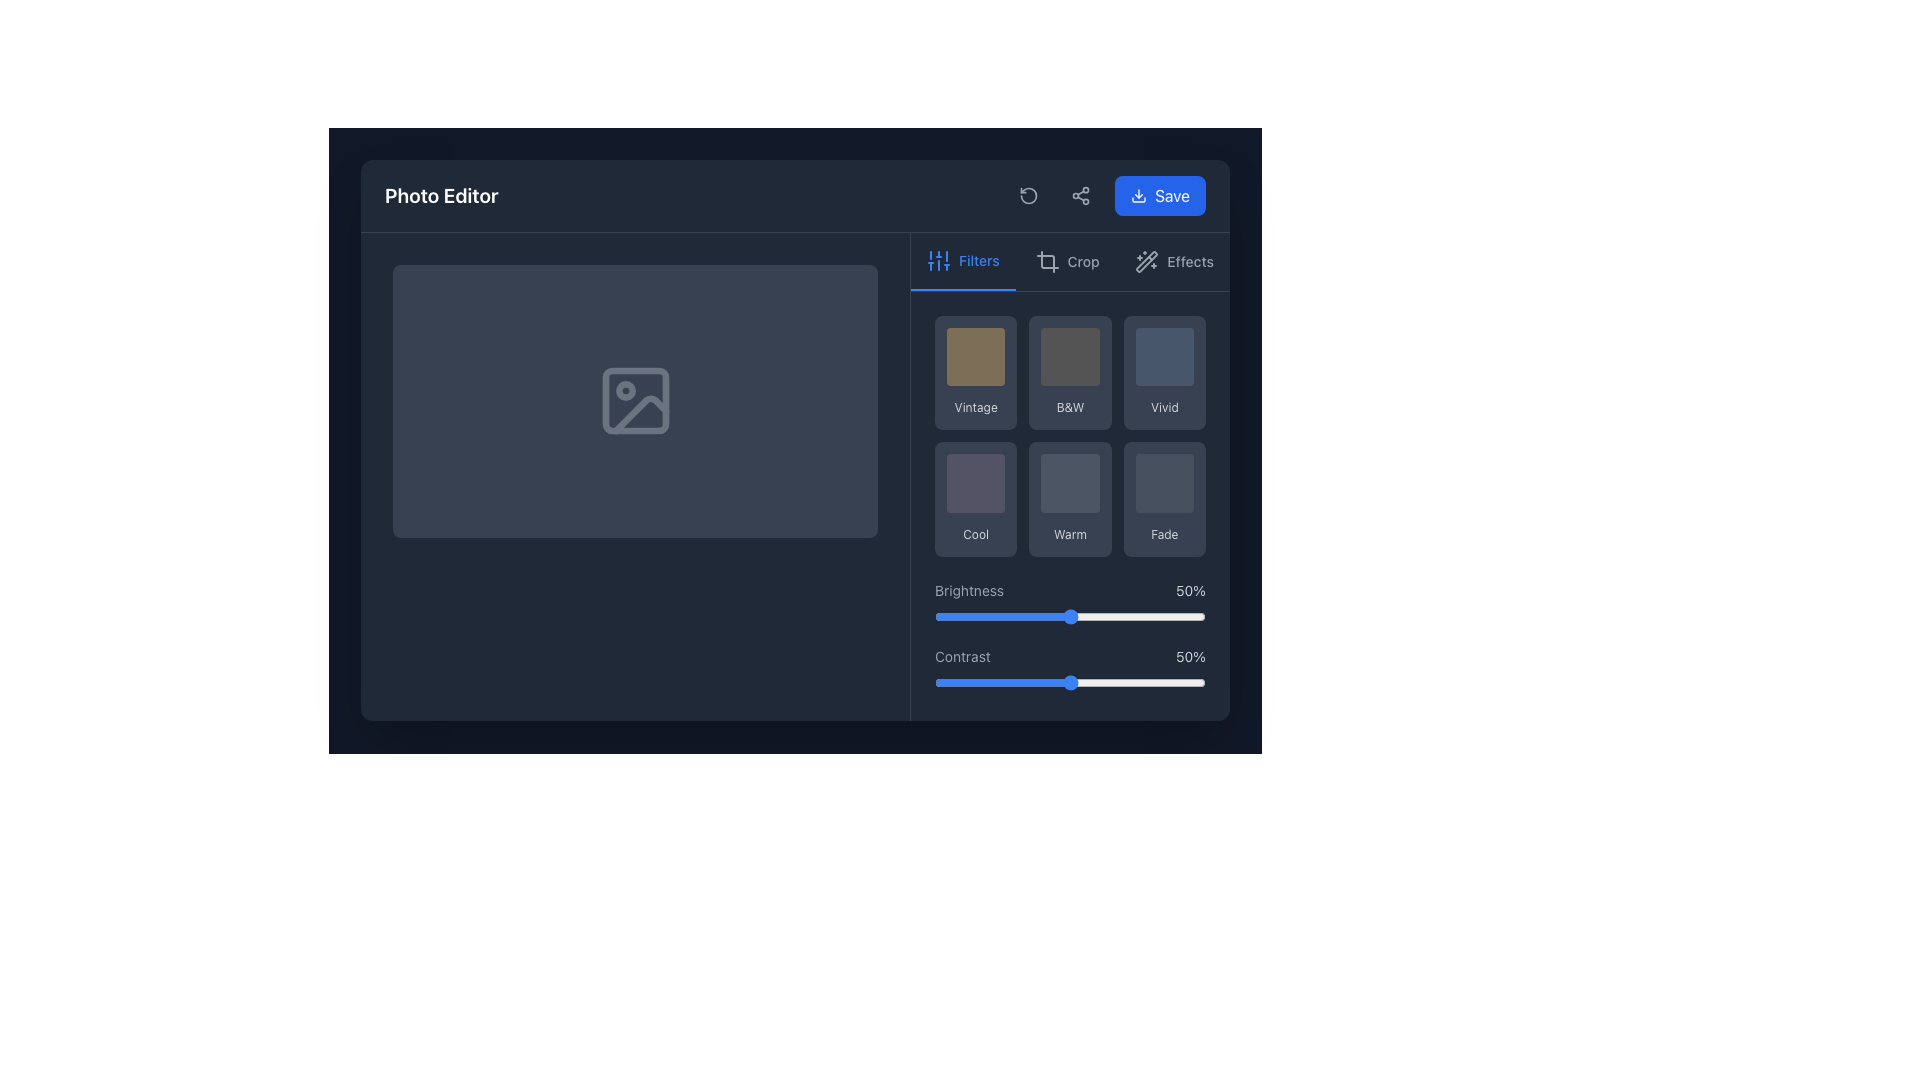 The width and height of the screenshot is (1920, 1080). What do you see at coordinates (1164, 498) in the screenshot?
I see `the 'Fade' filter button located in the bottom right corner of the Filters section to apply the Fade filter to the image being edited` at bounding box center [1164, 498].